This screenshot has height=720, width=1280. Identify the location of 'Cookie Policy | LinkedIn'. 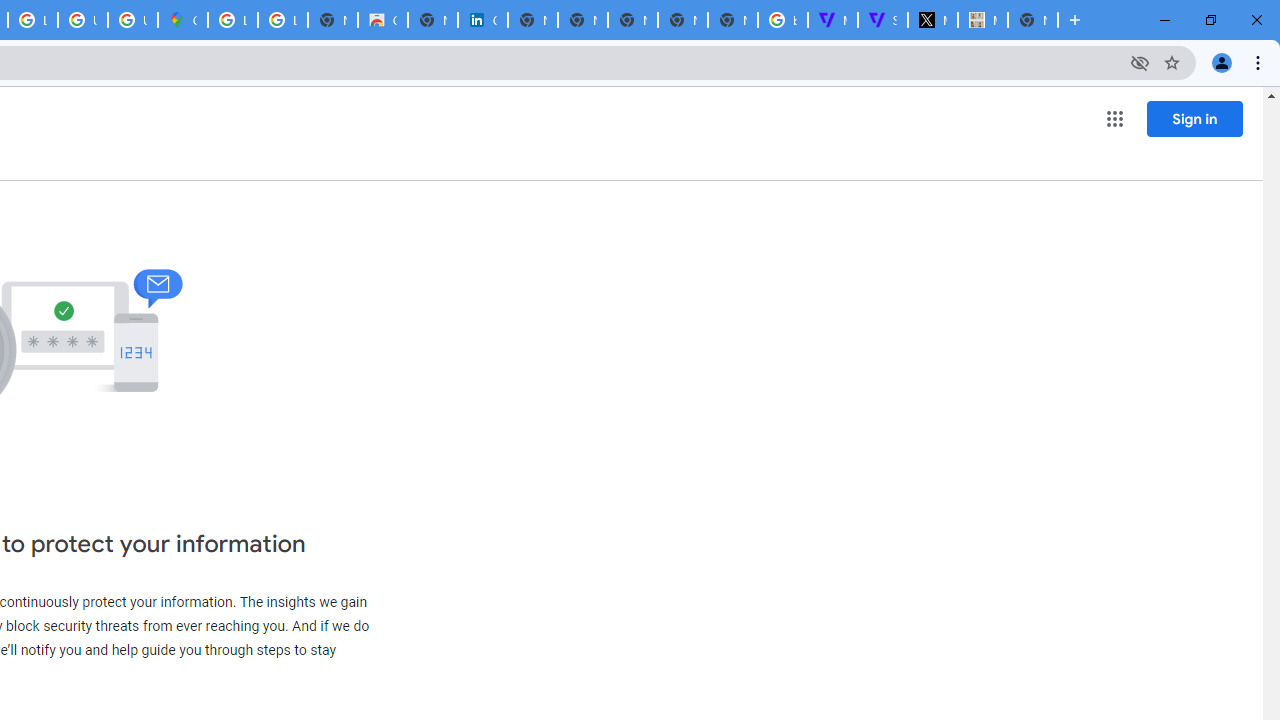
(483, 20).